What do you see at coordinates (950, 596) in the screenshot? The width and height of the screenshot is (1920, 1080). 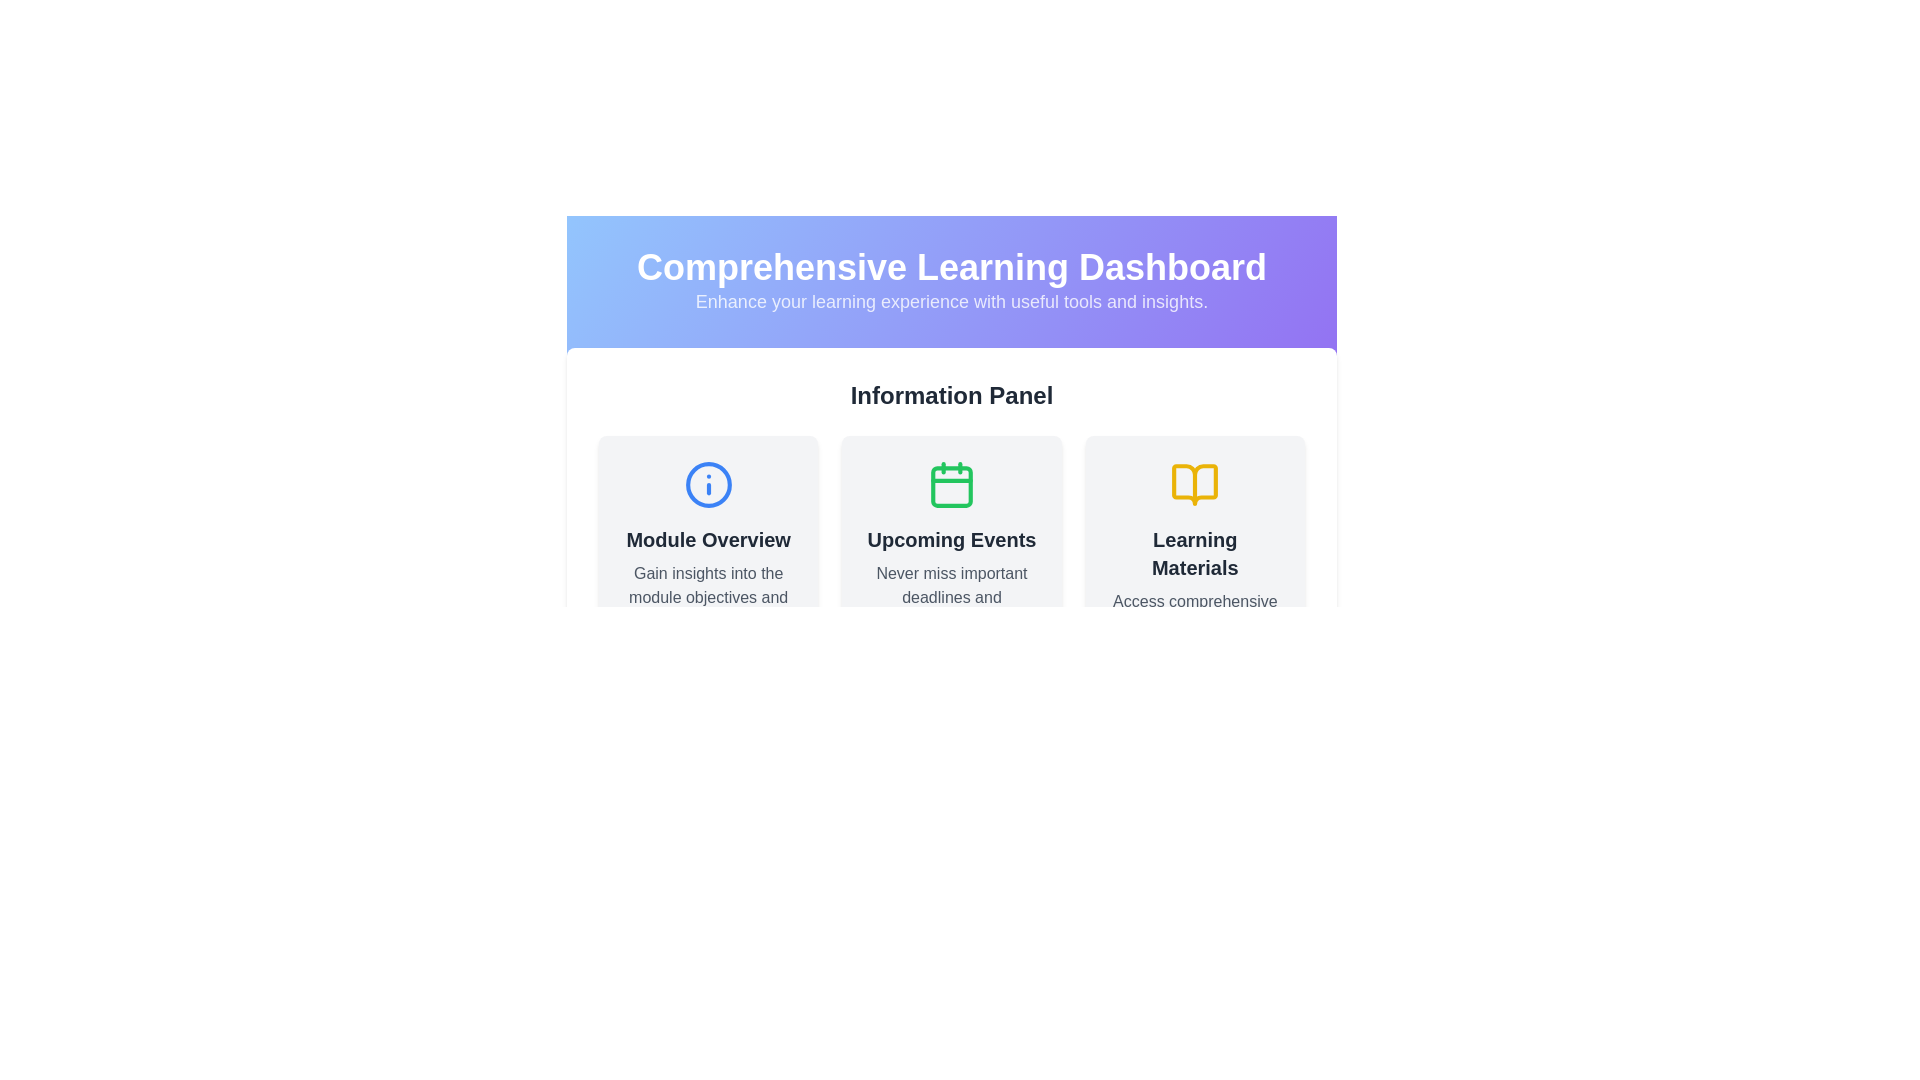 I see `descriptive subtitle text label located under the 'Upcoming Events' section in the center column of the layout` at bounding box center [950, 596].